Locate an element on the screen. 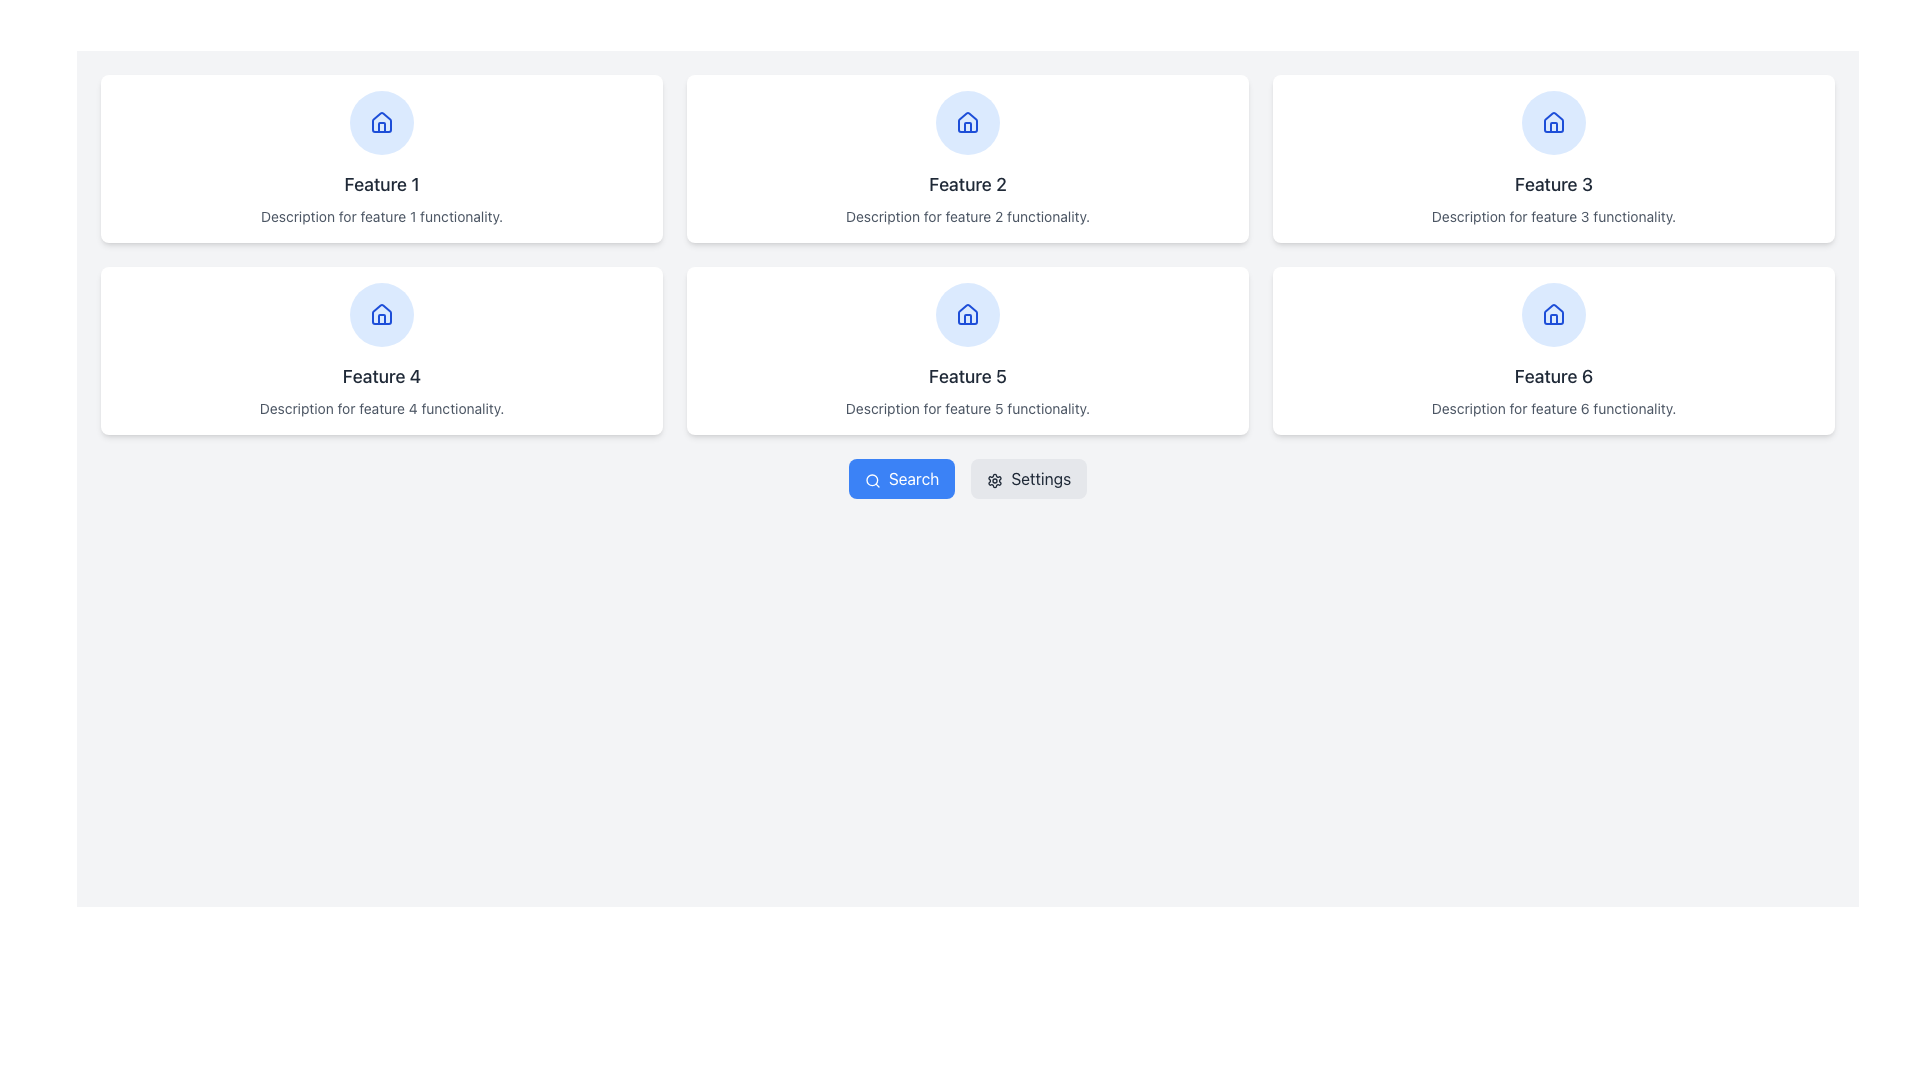  text content of the 'Feature 4' label located at the bottom center of the fourth card in a grid layout is located at coordinates (382, 377).